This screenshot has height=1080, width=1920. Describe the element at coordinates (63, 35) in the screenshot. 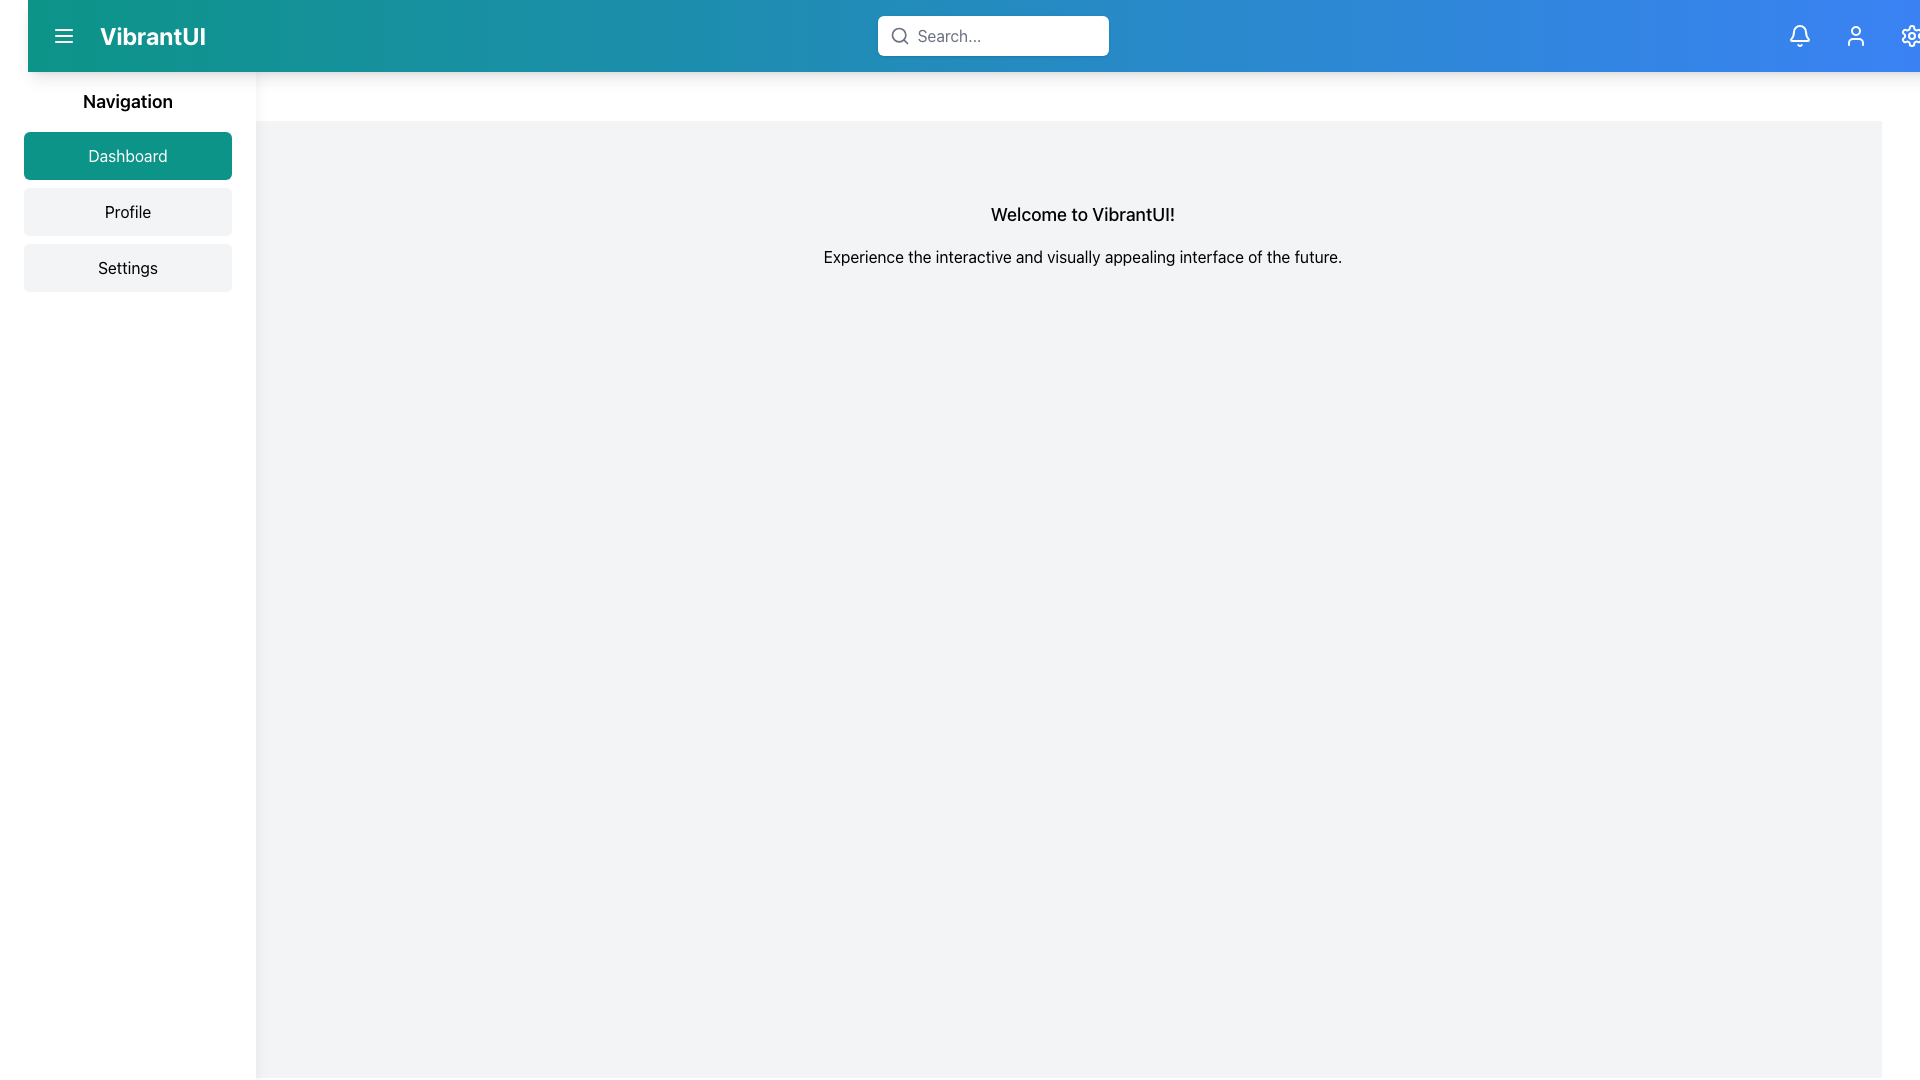

I see `the menu button located in the header bar, to the left of the 'VibrantUI' text` at that location.